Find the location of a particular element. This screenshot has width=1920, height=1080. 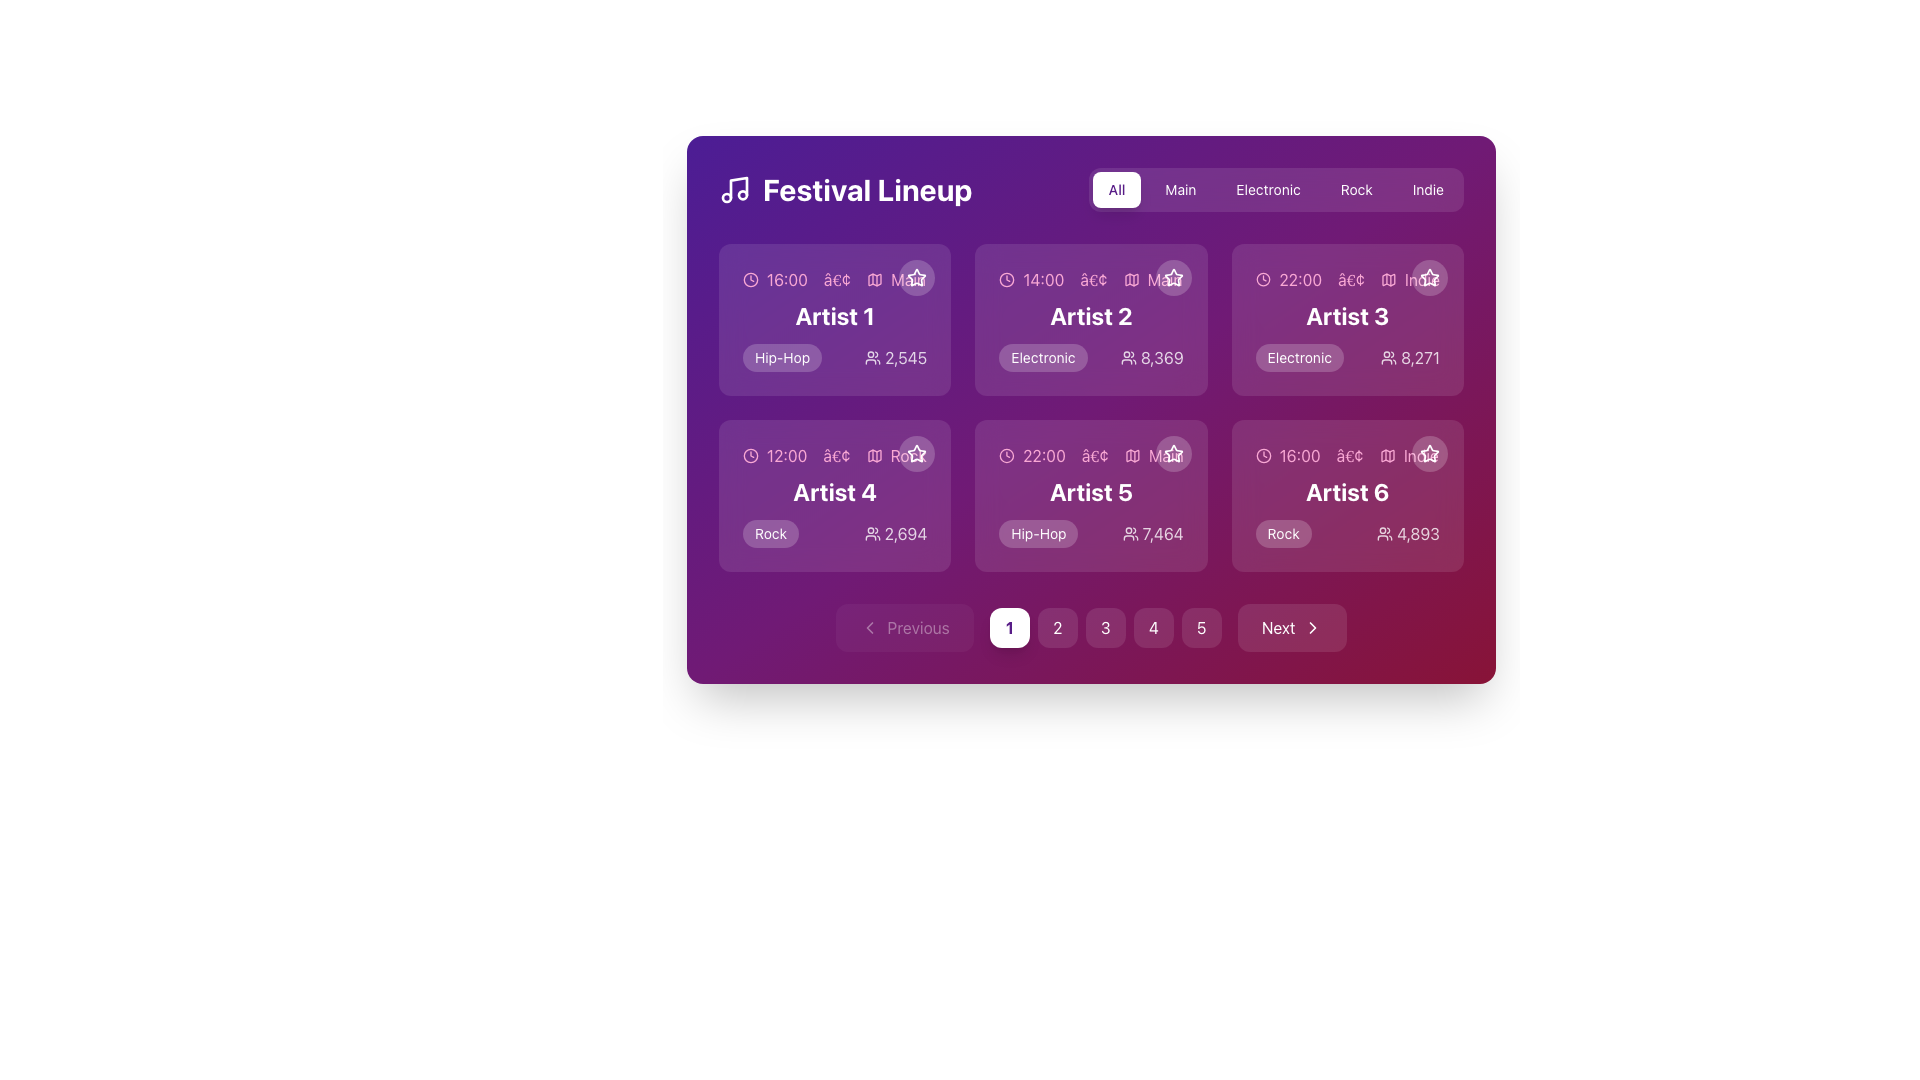

the text label displaying 'Artist 4' in bold, large white font on a purple background, located in the second row, first column of the artist information grid is located at coordinates (835, 492).